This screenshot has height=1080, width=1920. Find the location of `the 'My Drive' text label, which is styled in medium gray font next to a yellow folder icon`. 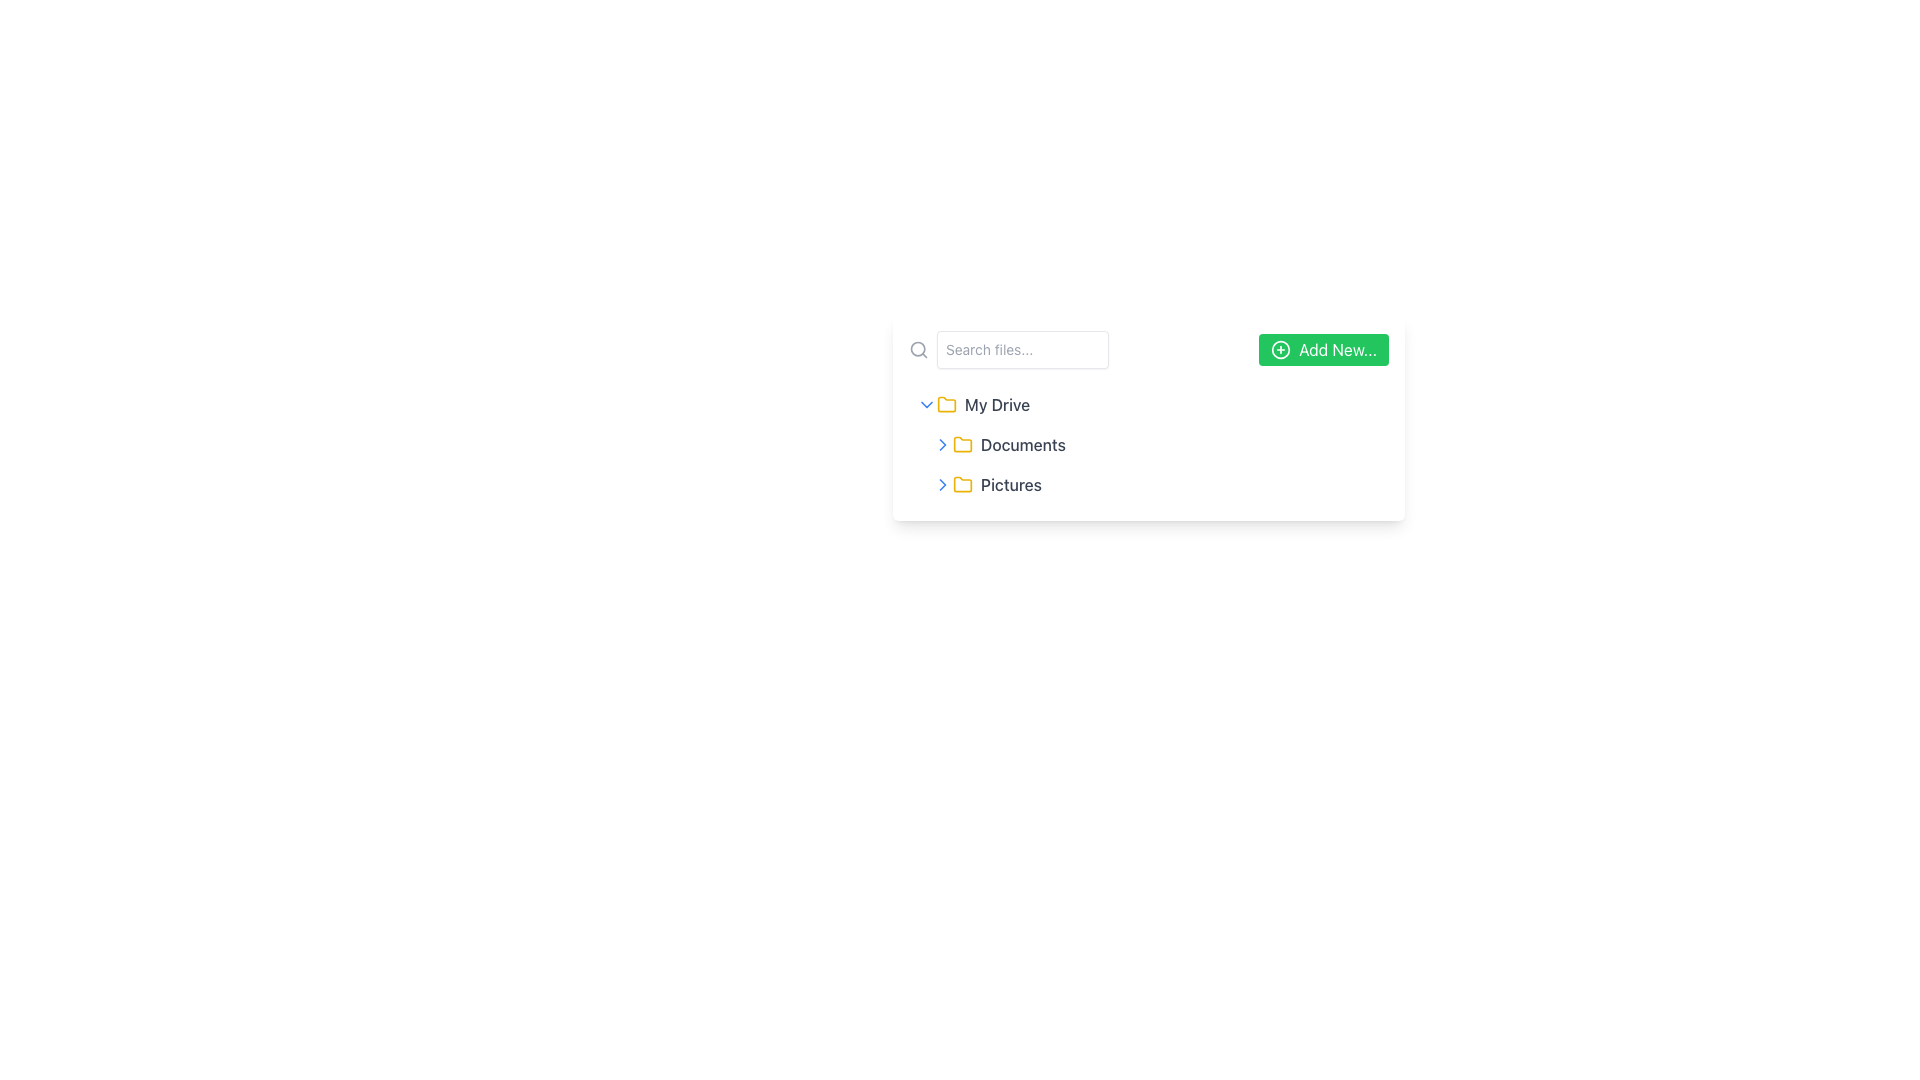

the 'My Drive' text label, which is styled in medium gray font next to a yellow folder icon is located at coordinates (997, 405).